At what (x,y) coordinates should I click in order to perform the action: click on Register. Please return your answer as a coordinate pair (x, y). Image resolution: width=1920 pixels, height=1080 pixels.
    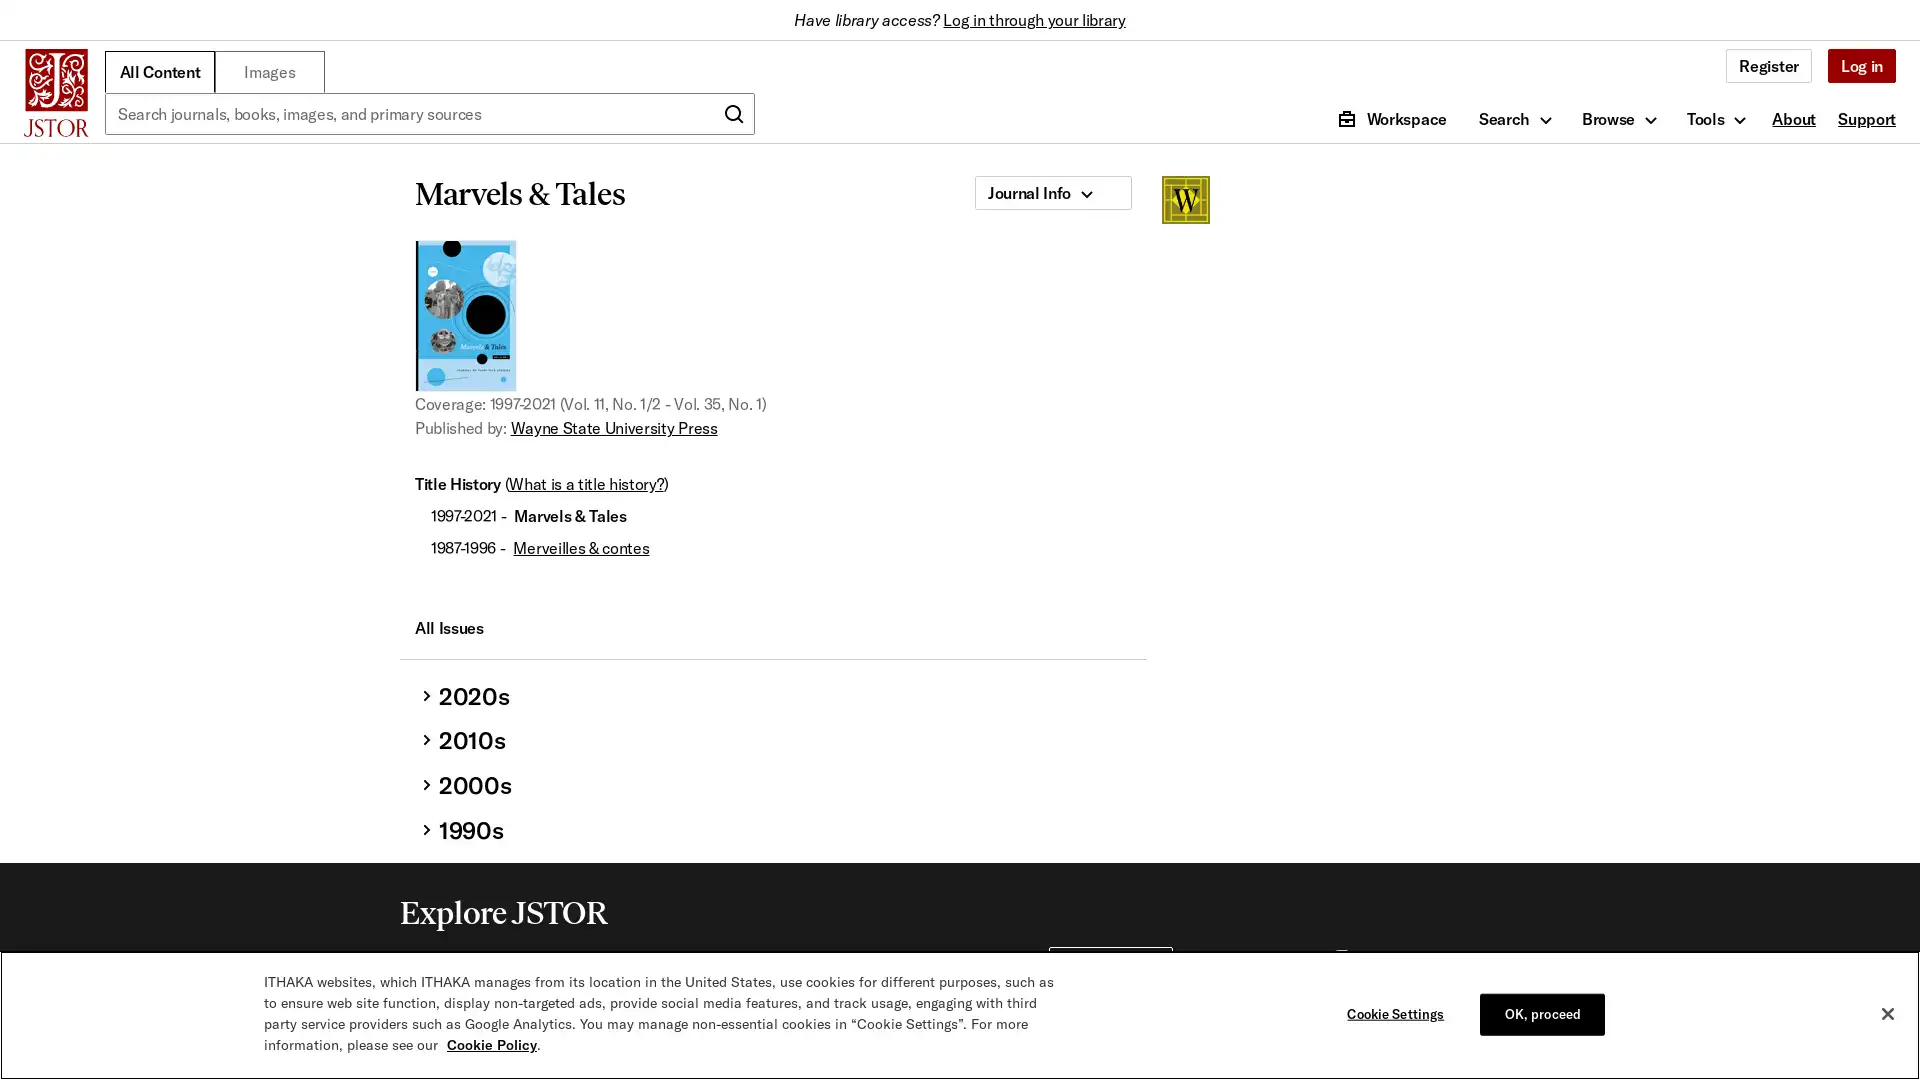
    Looking at the image, I should click on (1768, 64).